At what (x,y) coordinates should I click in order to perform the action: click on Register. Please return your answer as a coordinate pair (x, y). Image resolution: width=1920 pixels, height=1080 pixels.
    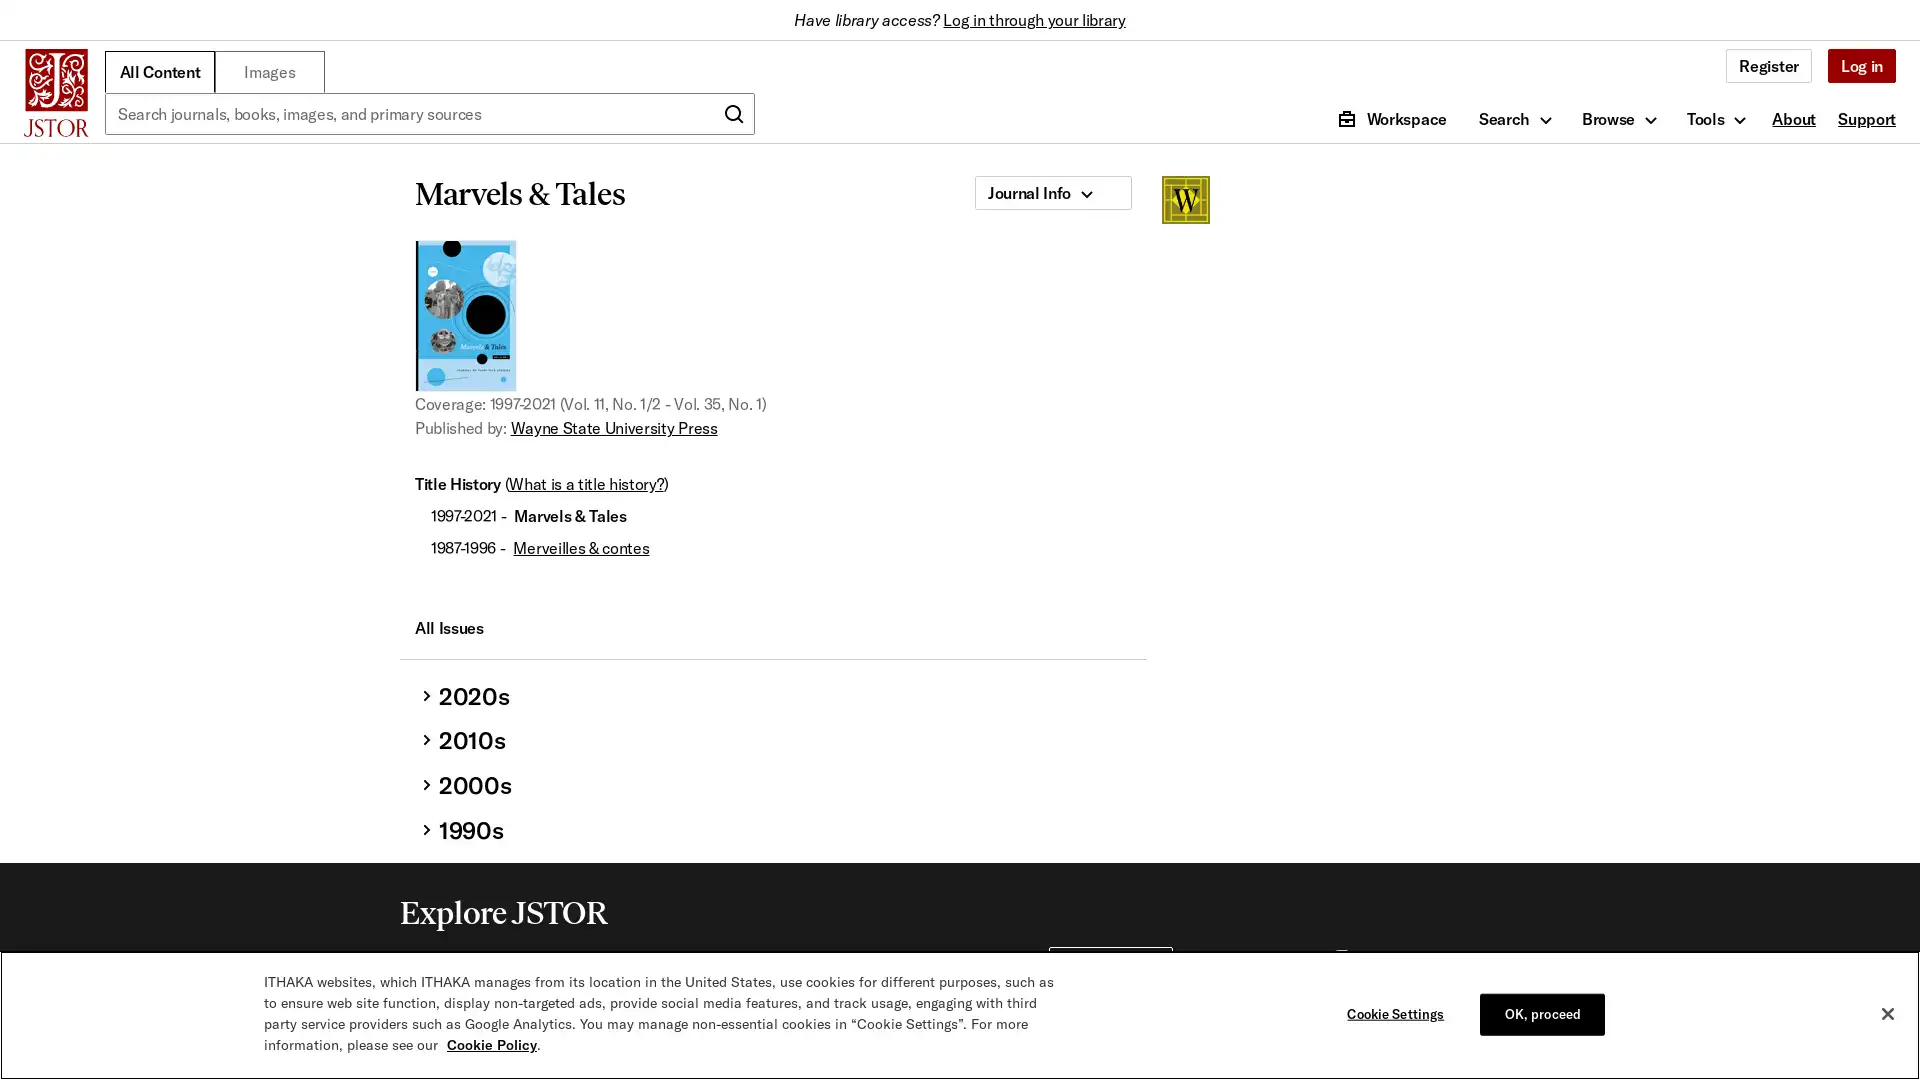
    Looking at the image, I should click on (1768, 64).